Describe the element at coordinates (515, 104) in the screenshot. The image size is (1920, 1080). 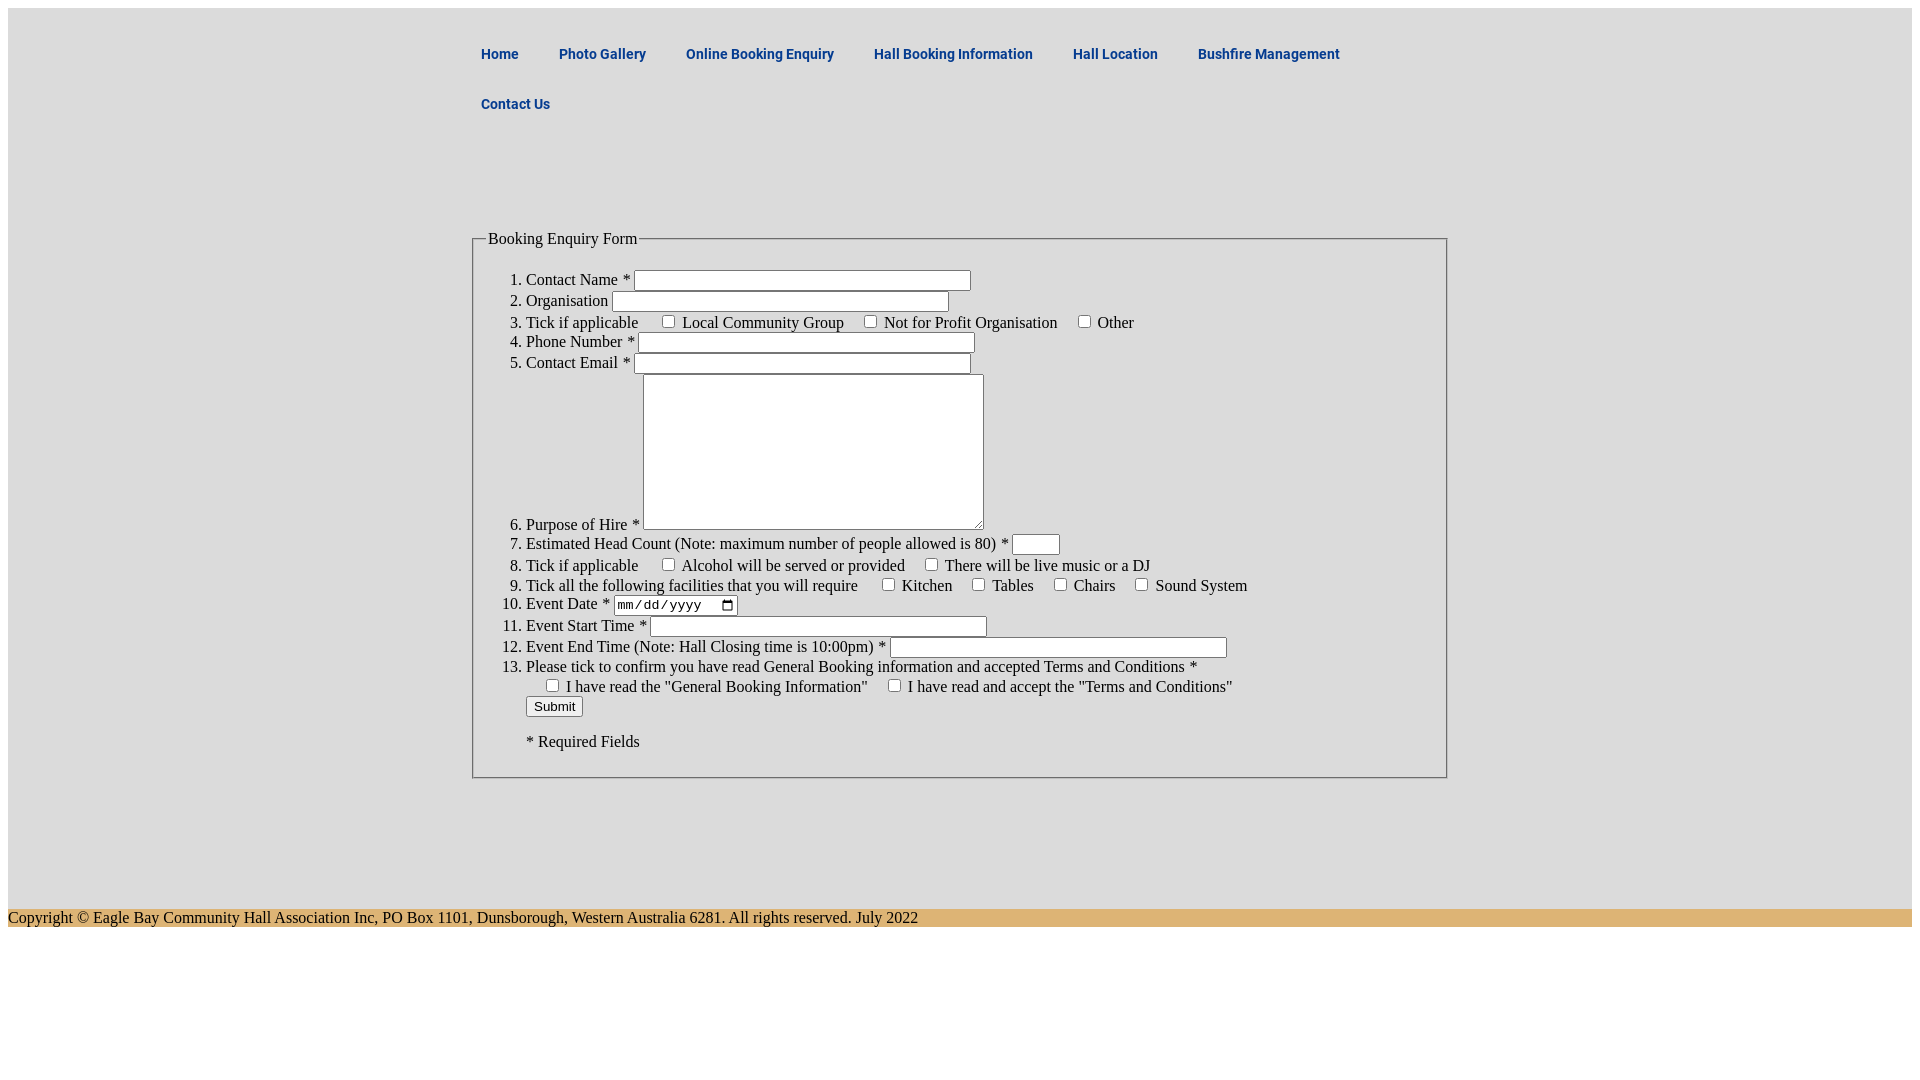
I see `'Contact Us'` at that location.